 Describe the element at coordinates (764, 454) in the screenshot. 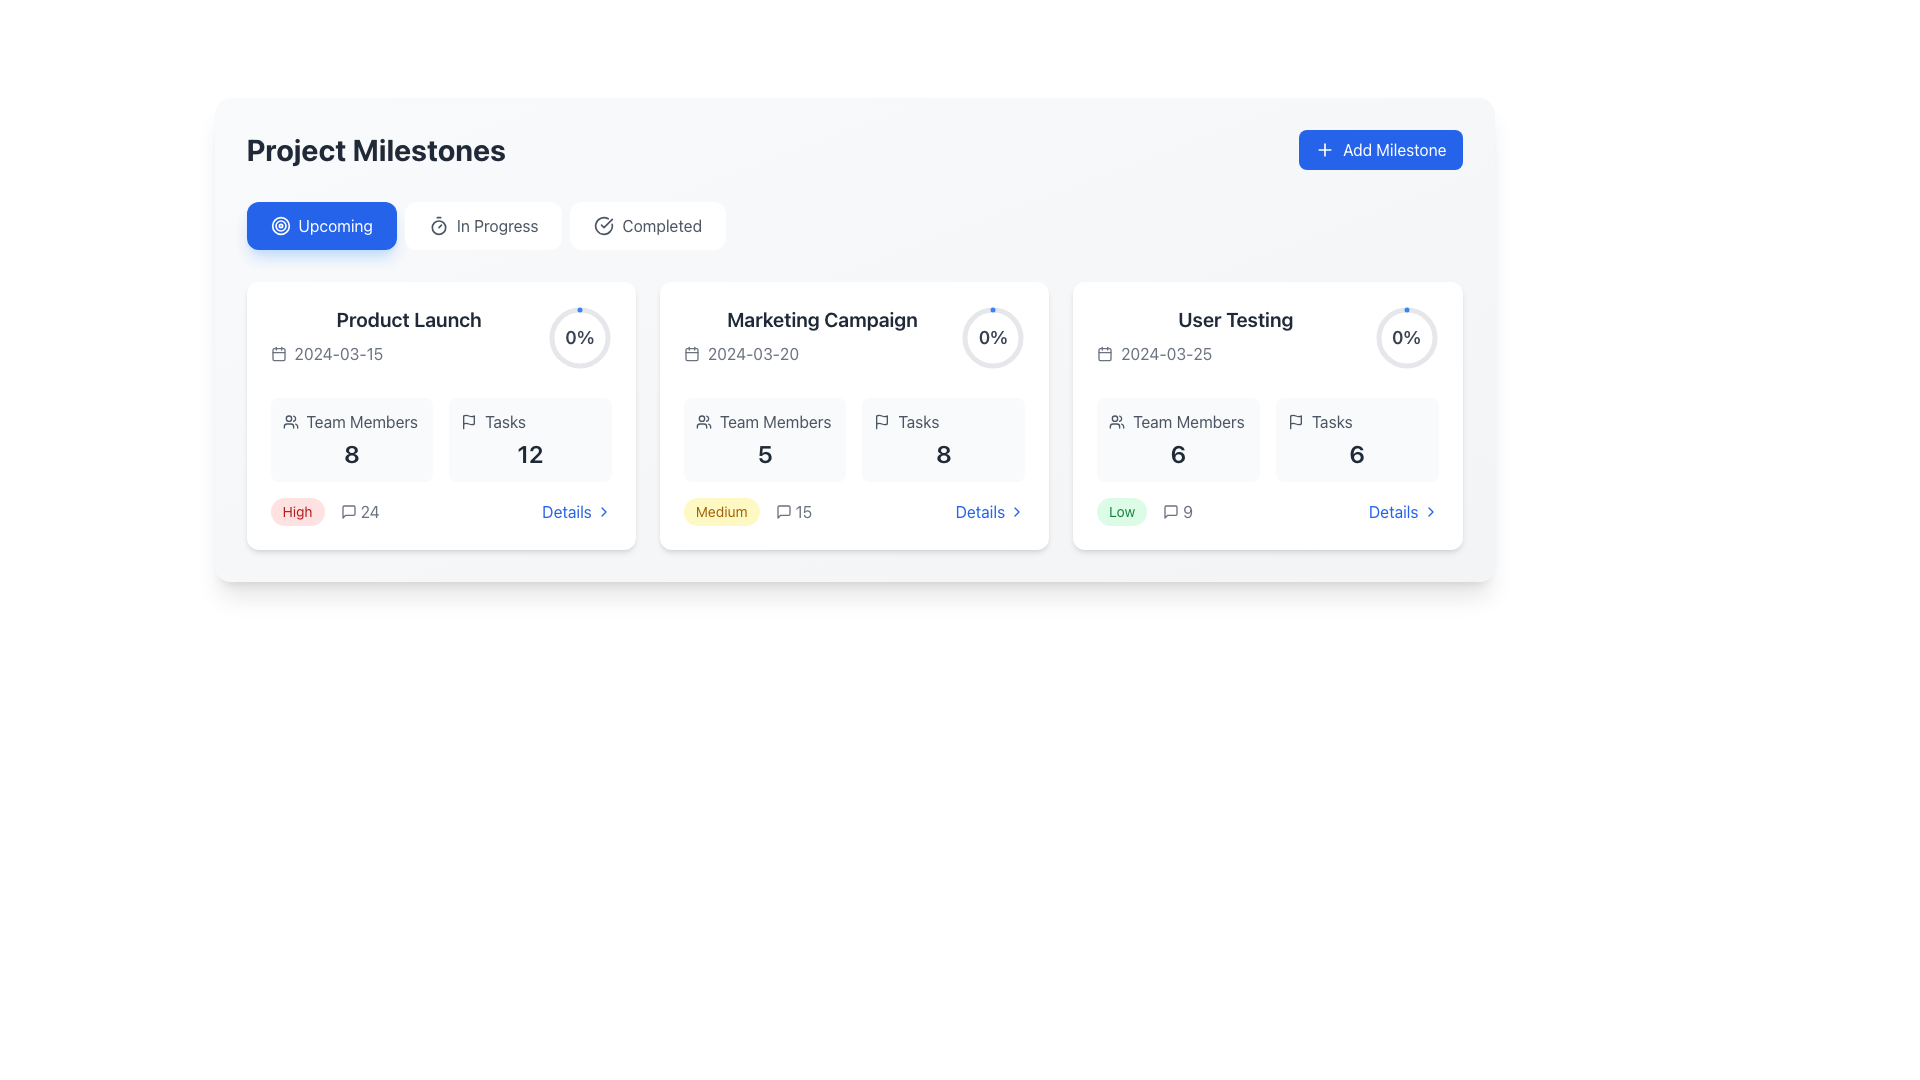

I see `the static text element that displays the number of team members assigned to the marketing campaign, located in the middle of the 'Team Members' section of the 'Marketing Campaign' card` at that location.